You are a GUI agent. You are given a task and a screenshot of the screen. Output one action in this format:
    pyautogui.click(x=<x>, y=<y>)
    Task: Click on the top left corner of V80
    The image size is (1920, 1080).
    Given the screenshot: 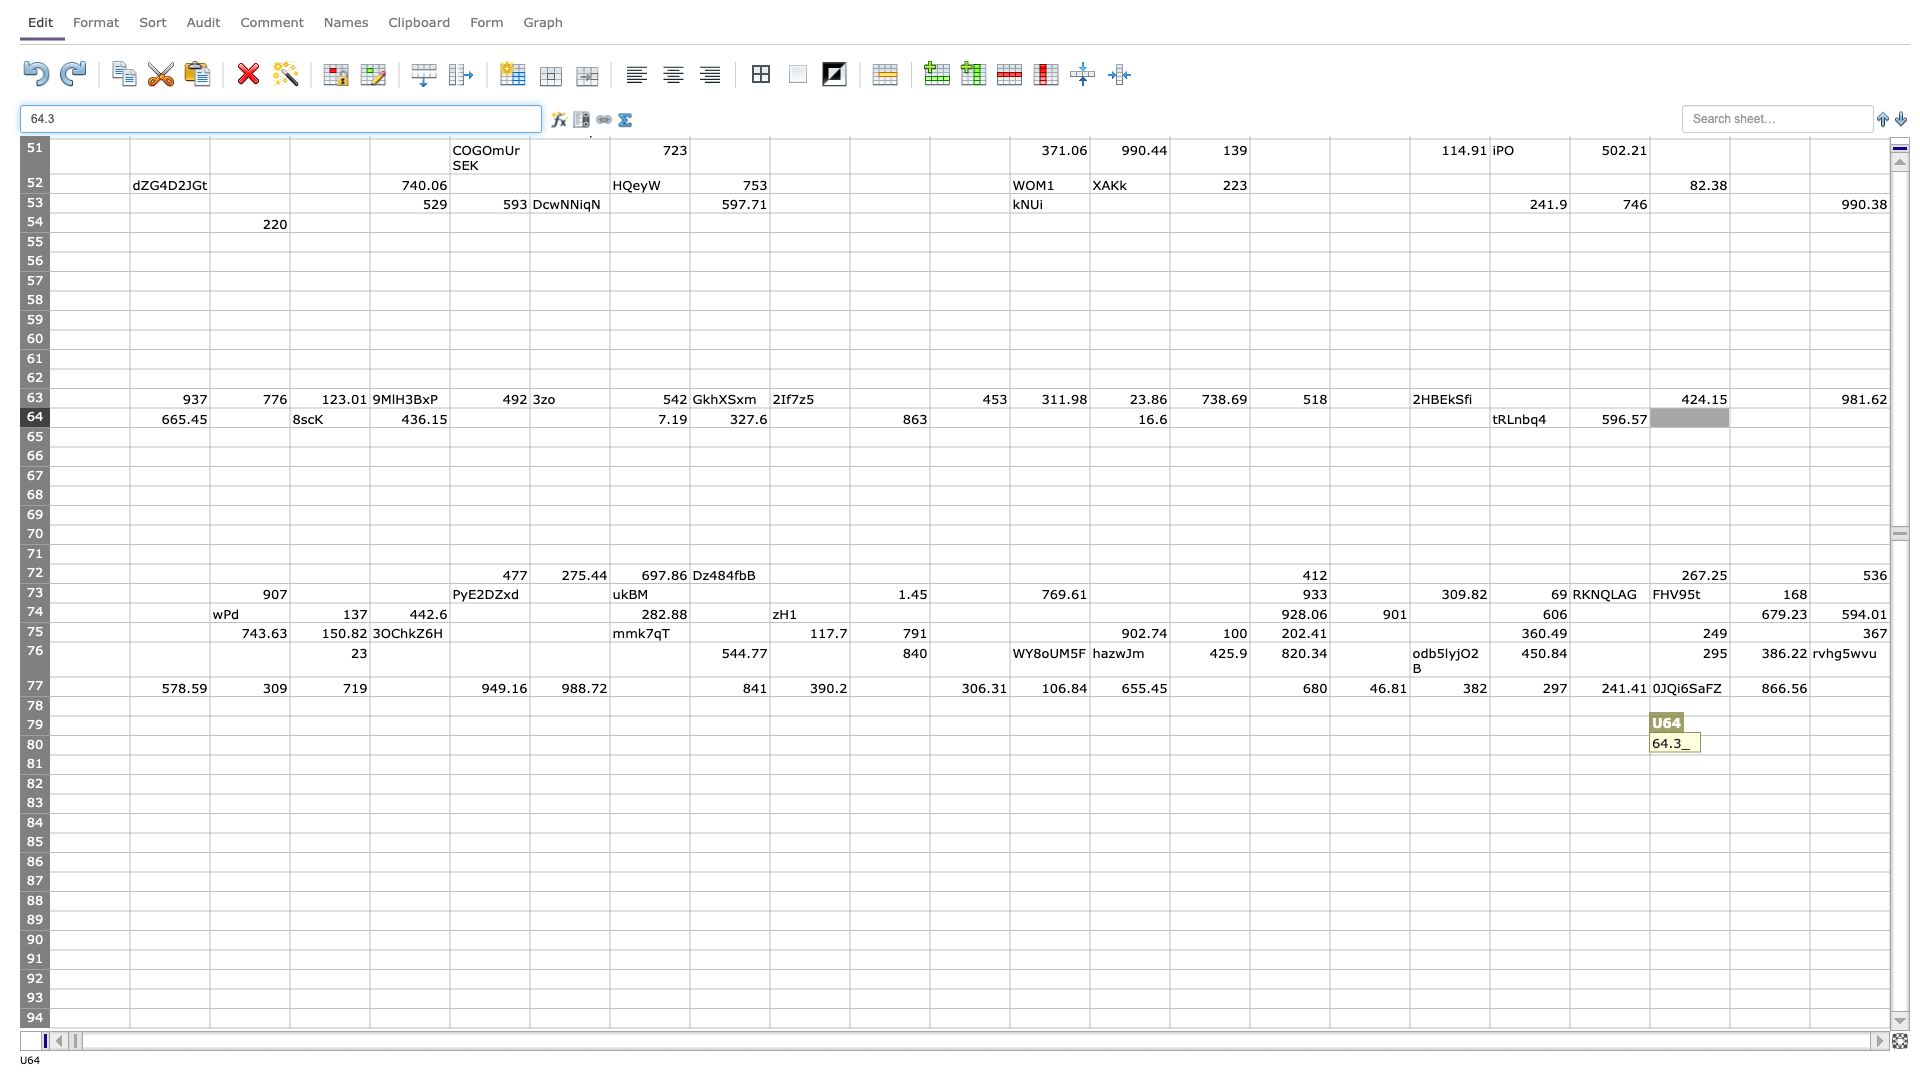 What is the action you would take?
    pyautogui.click(x=1728, y=735)
    